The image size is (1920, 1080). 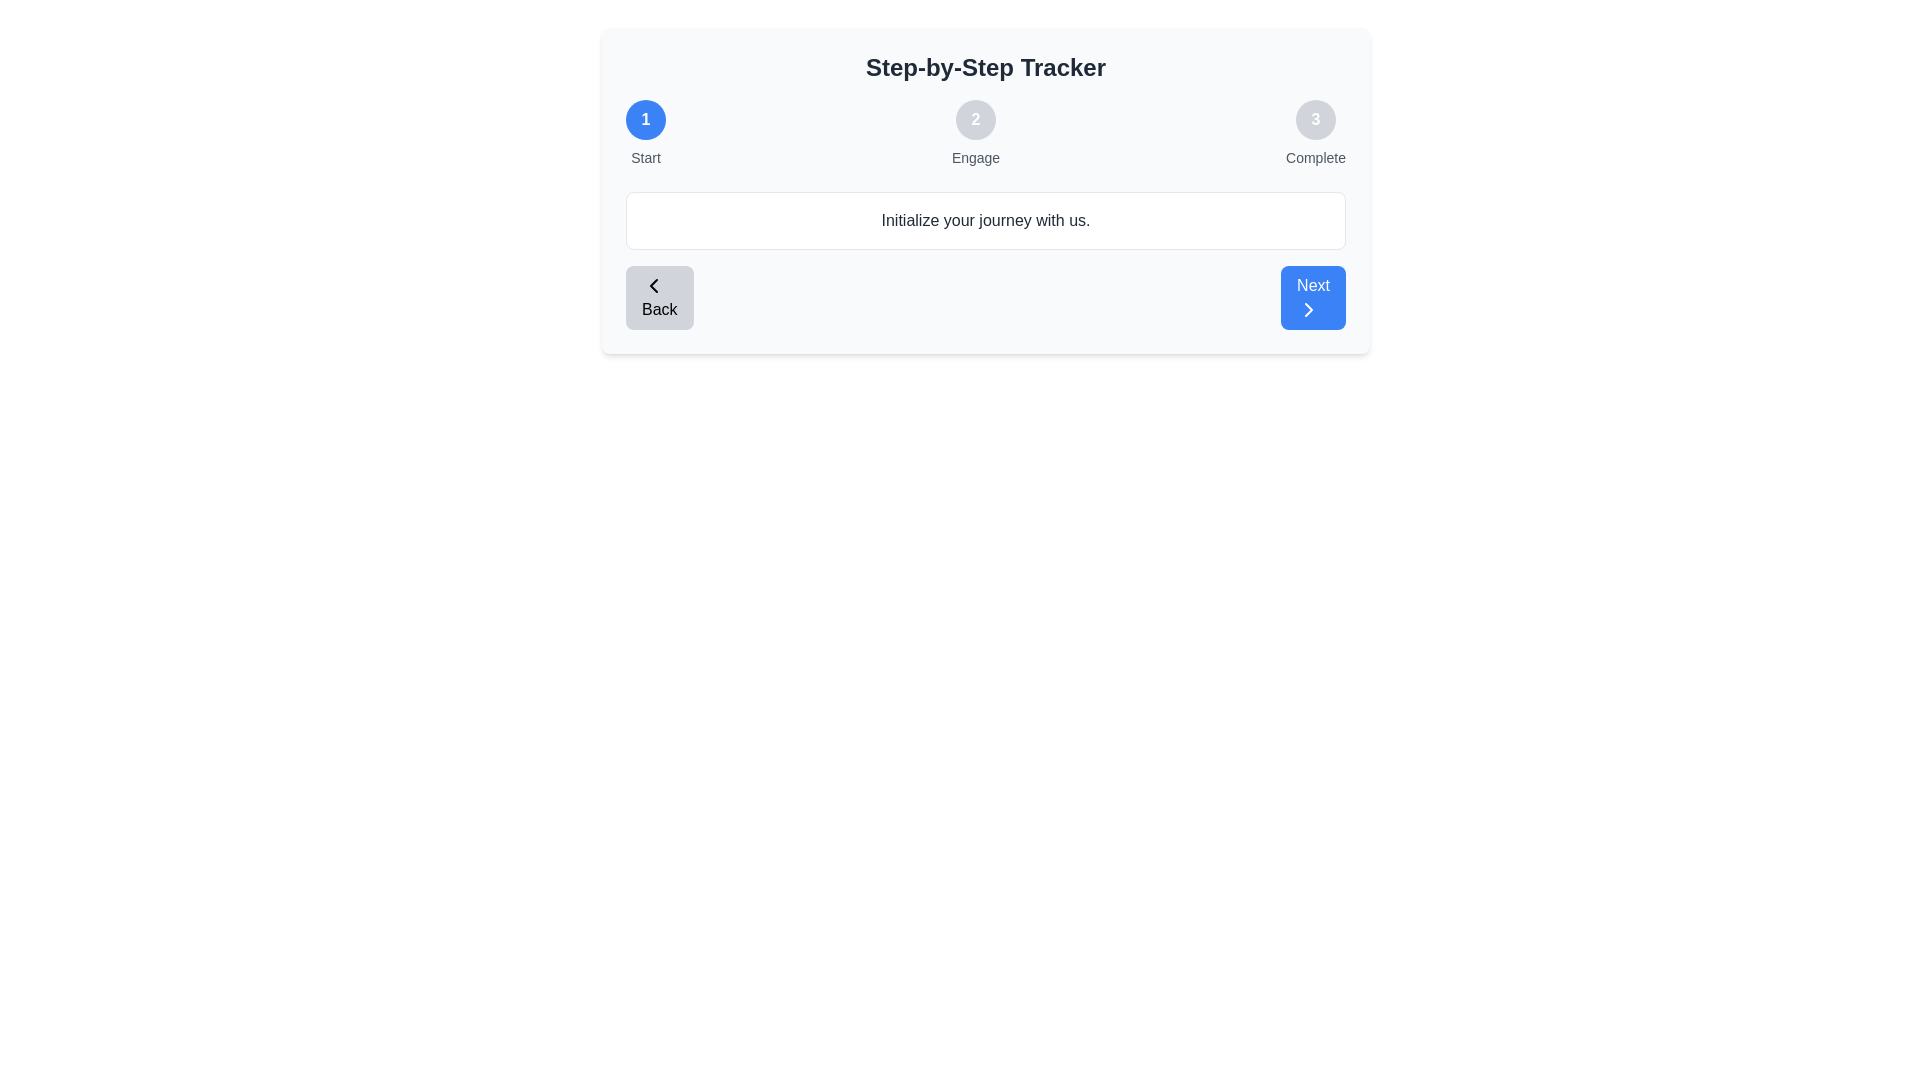 What do you see at coordinates (985, 220) in the screenshot?
I see `the text box labeled 'Initialize your journey with us.' which is centrally located below the step progress indicators and above the navigation buttons` at bounding box center [985, 220].